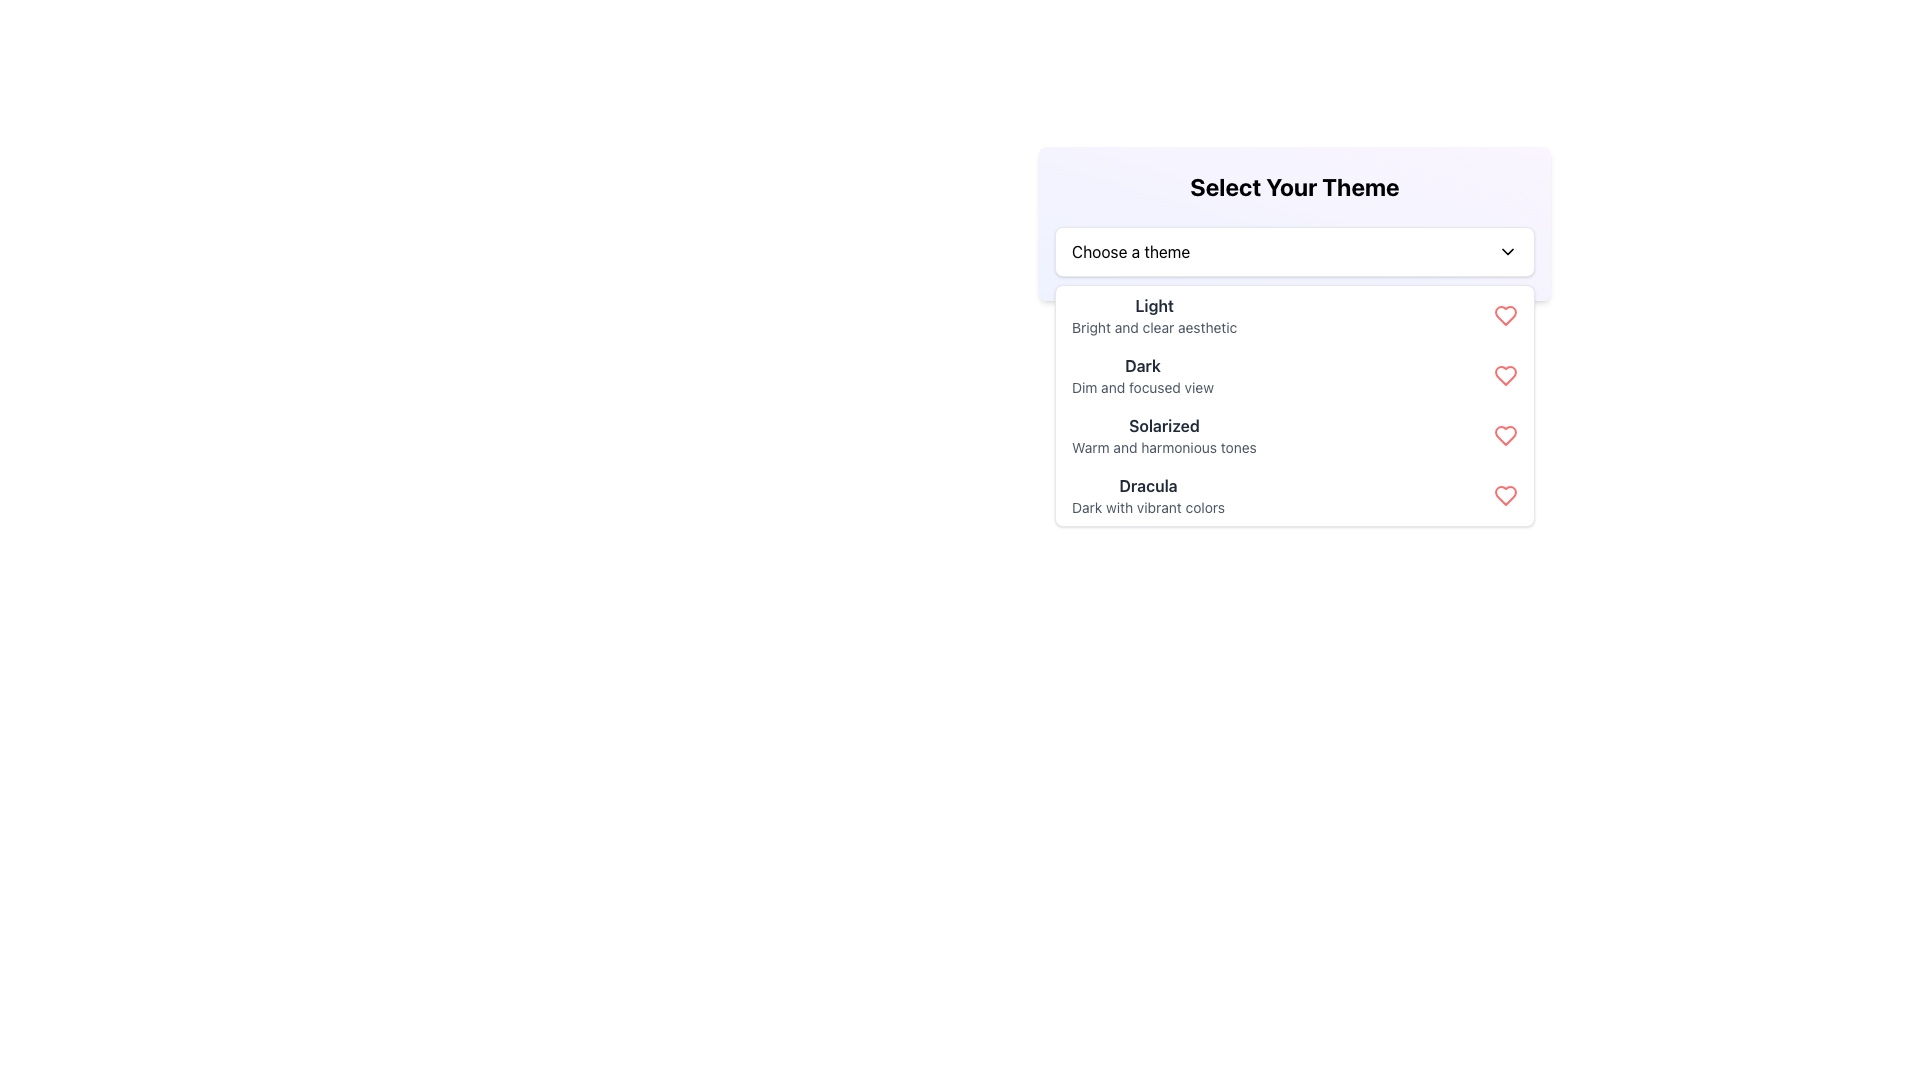  Describe the element at coordinates (1506, 434) in the screenshot. I see `the heart icon in the dropdown menu under the 'Select Your Theme' section, which indicates functionality related to favorites and is aligned to the right of the 'Dark' option` at that location.